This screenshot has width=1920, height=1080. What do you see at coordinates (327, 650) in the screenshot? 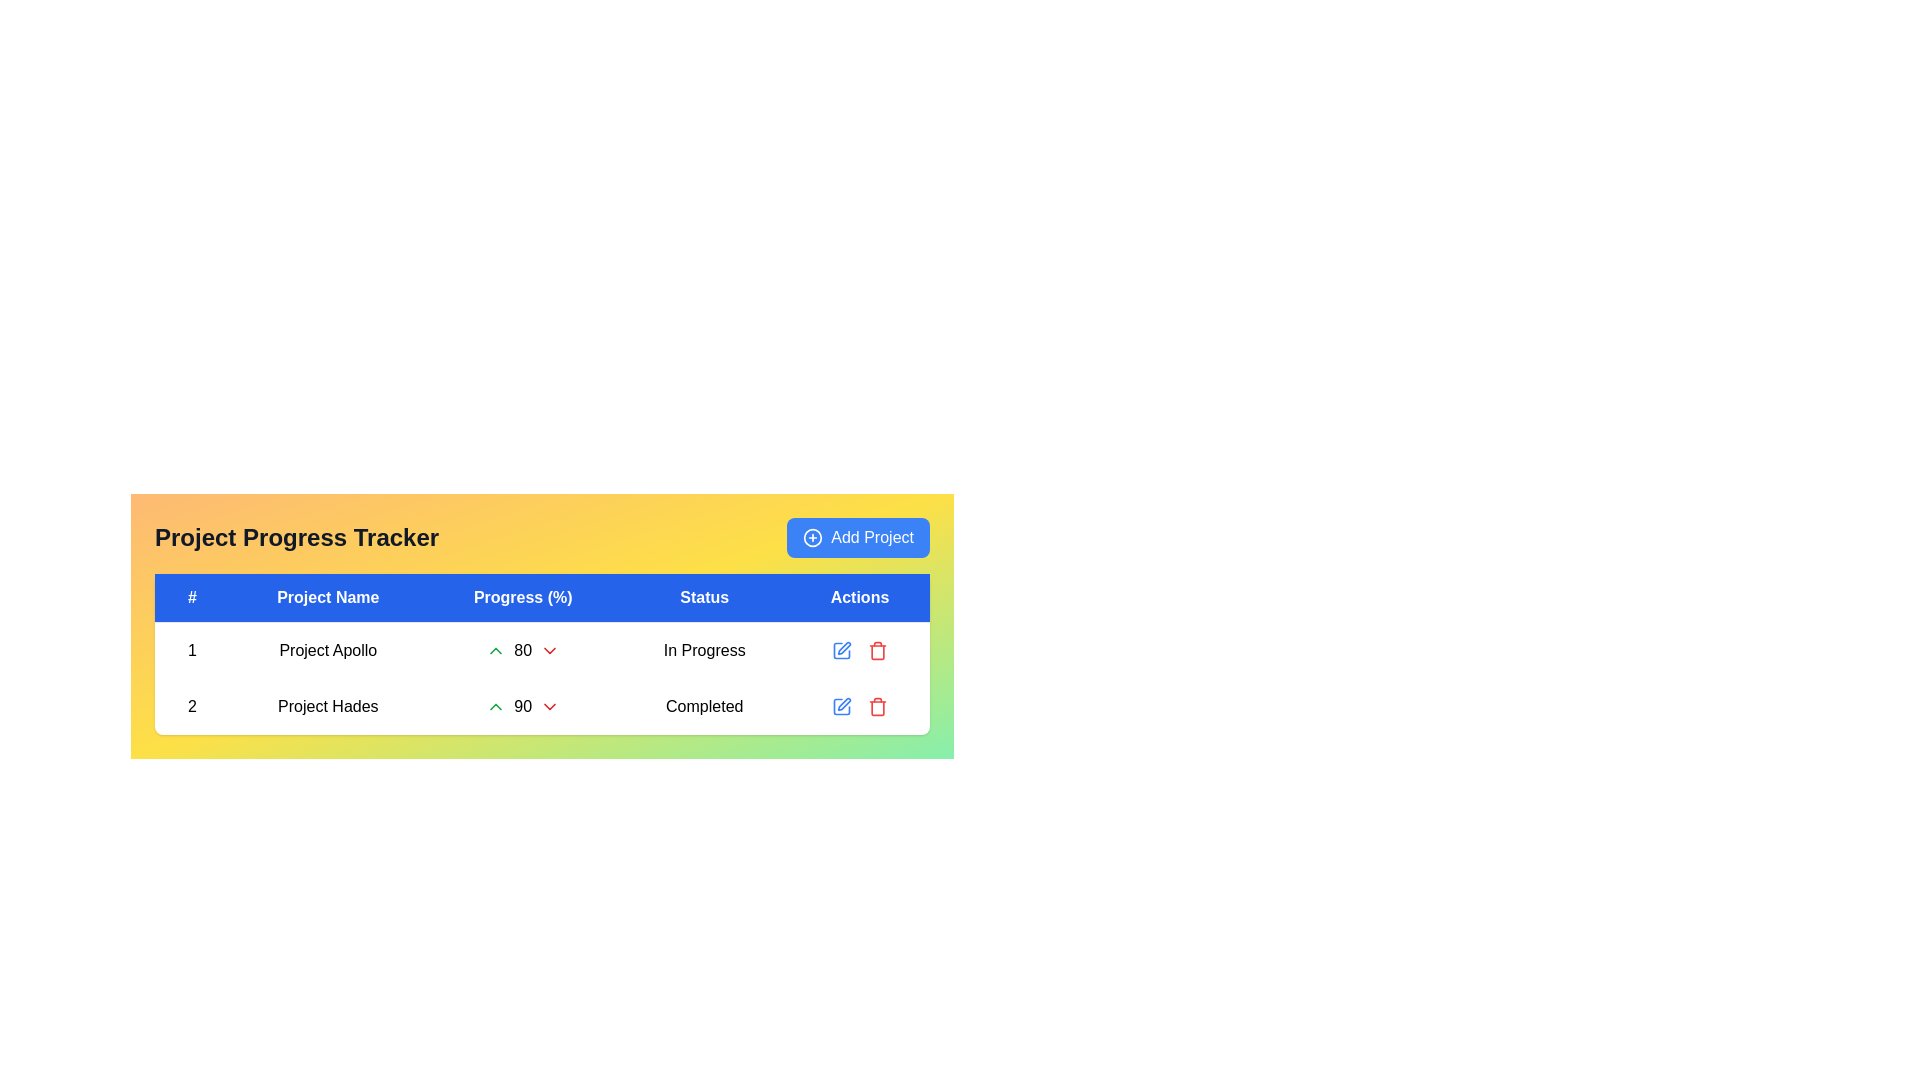
I see `the text 'Project Apollo' from the Static Text element located in the 'Project Name' column of the first project entry` at bounding box center [327, 650].